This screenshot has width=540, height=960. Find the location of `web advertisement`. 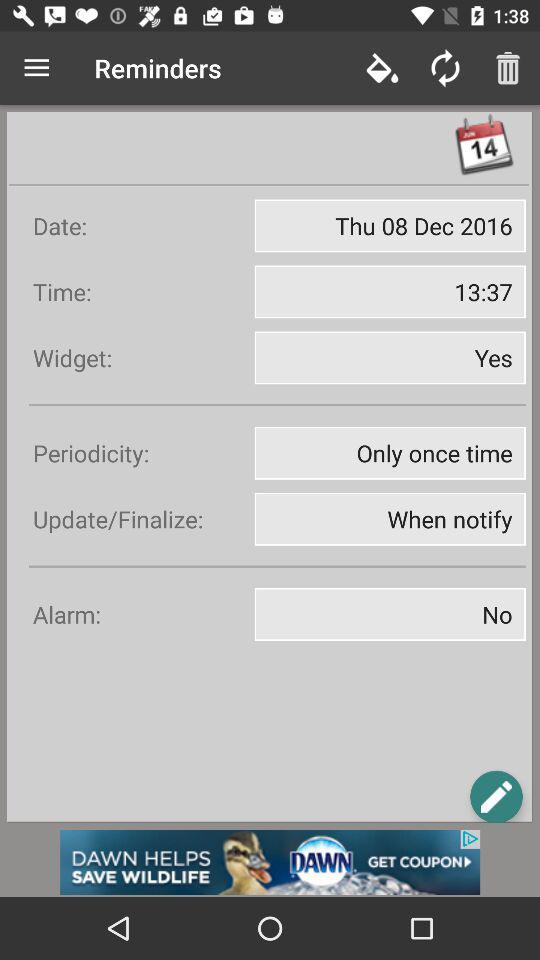

web advertisement is located at coordinates (270, 861).